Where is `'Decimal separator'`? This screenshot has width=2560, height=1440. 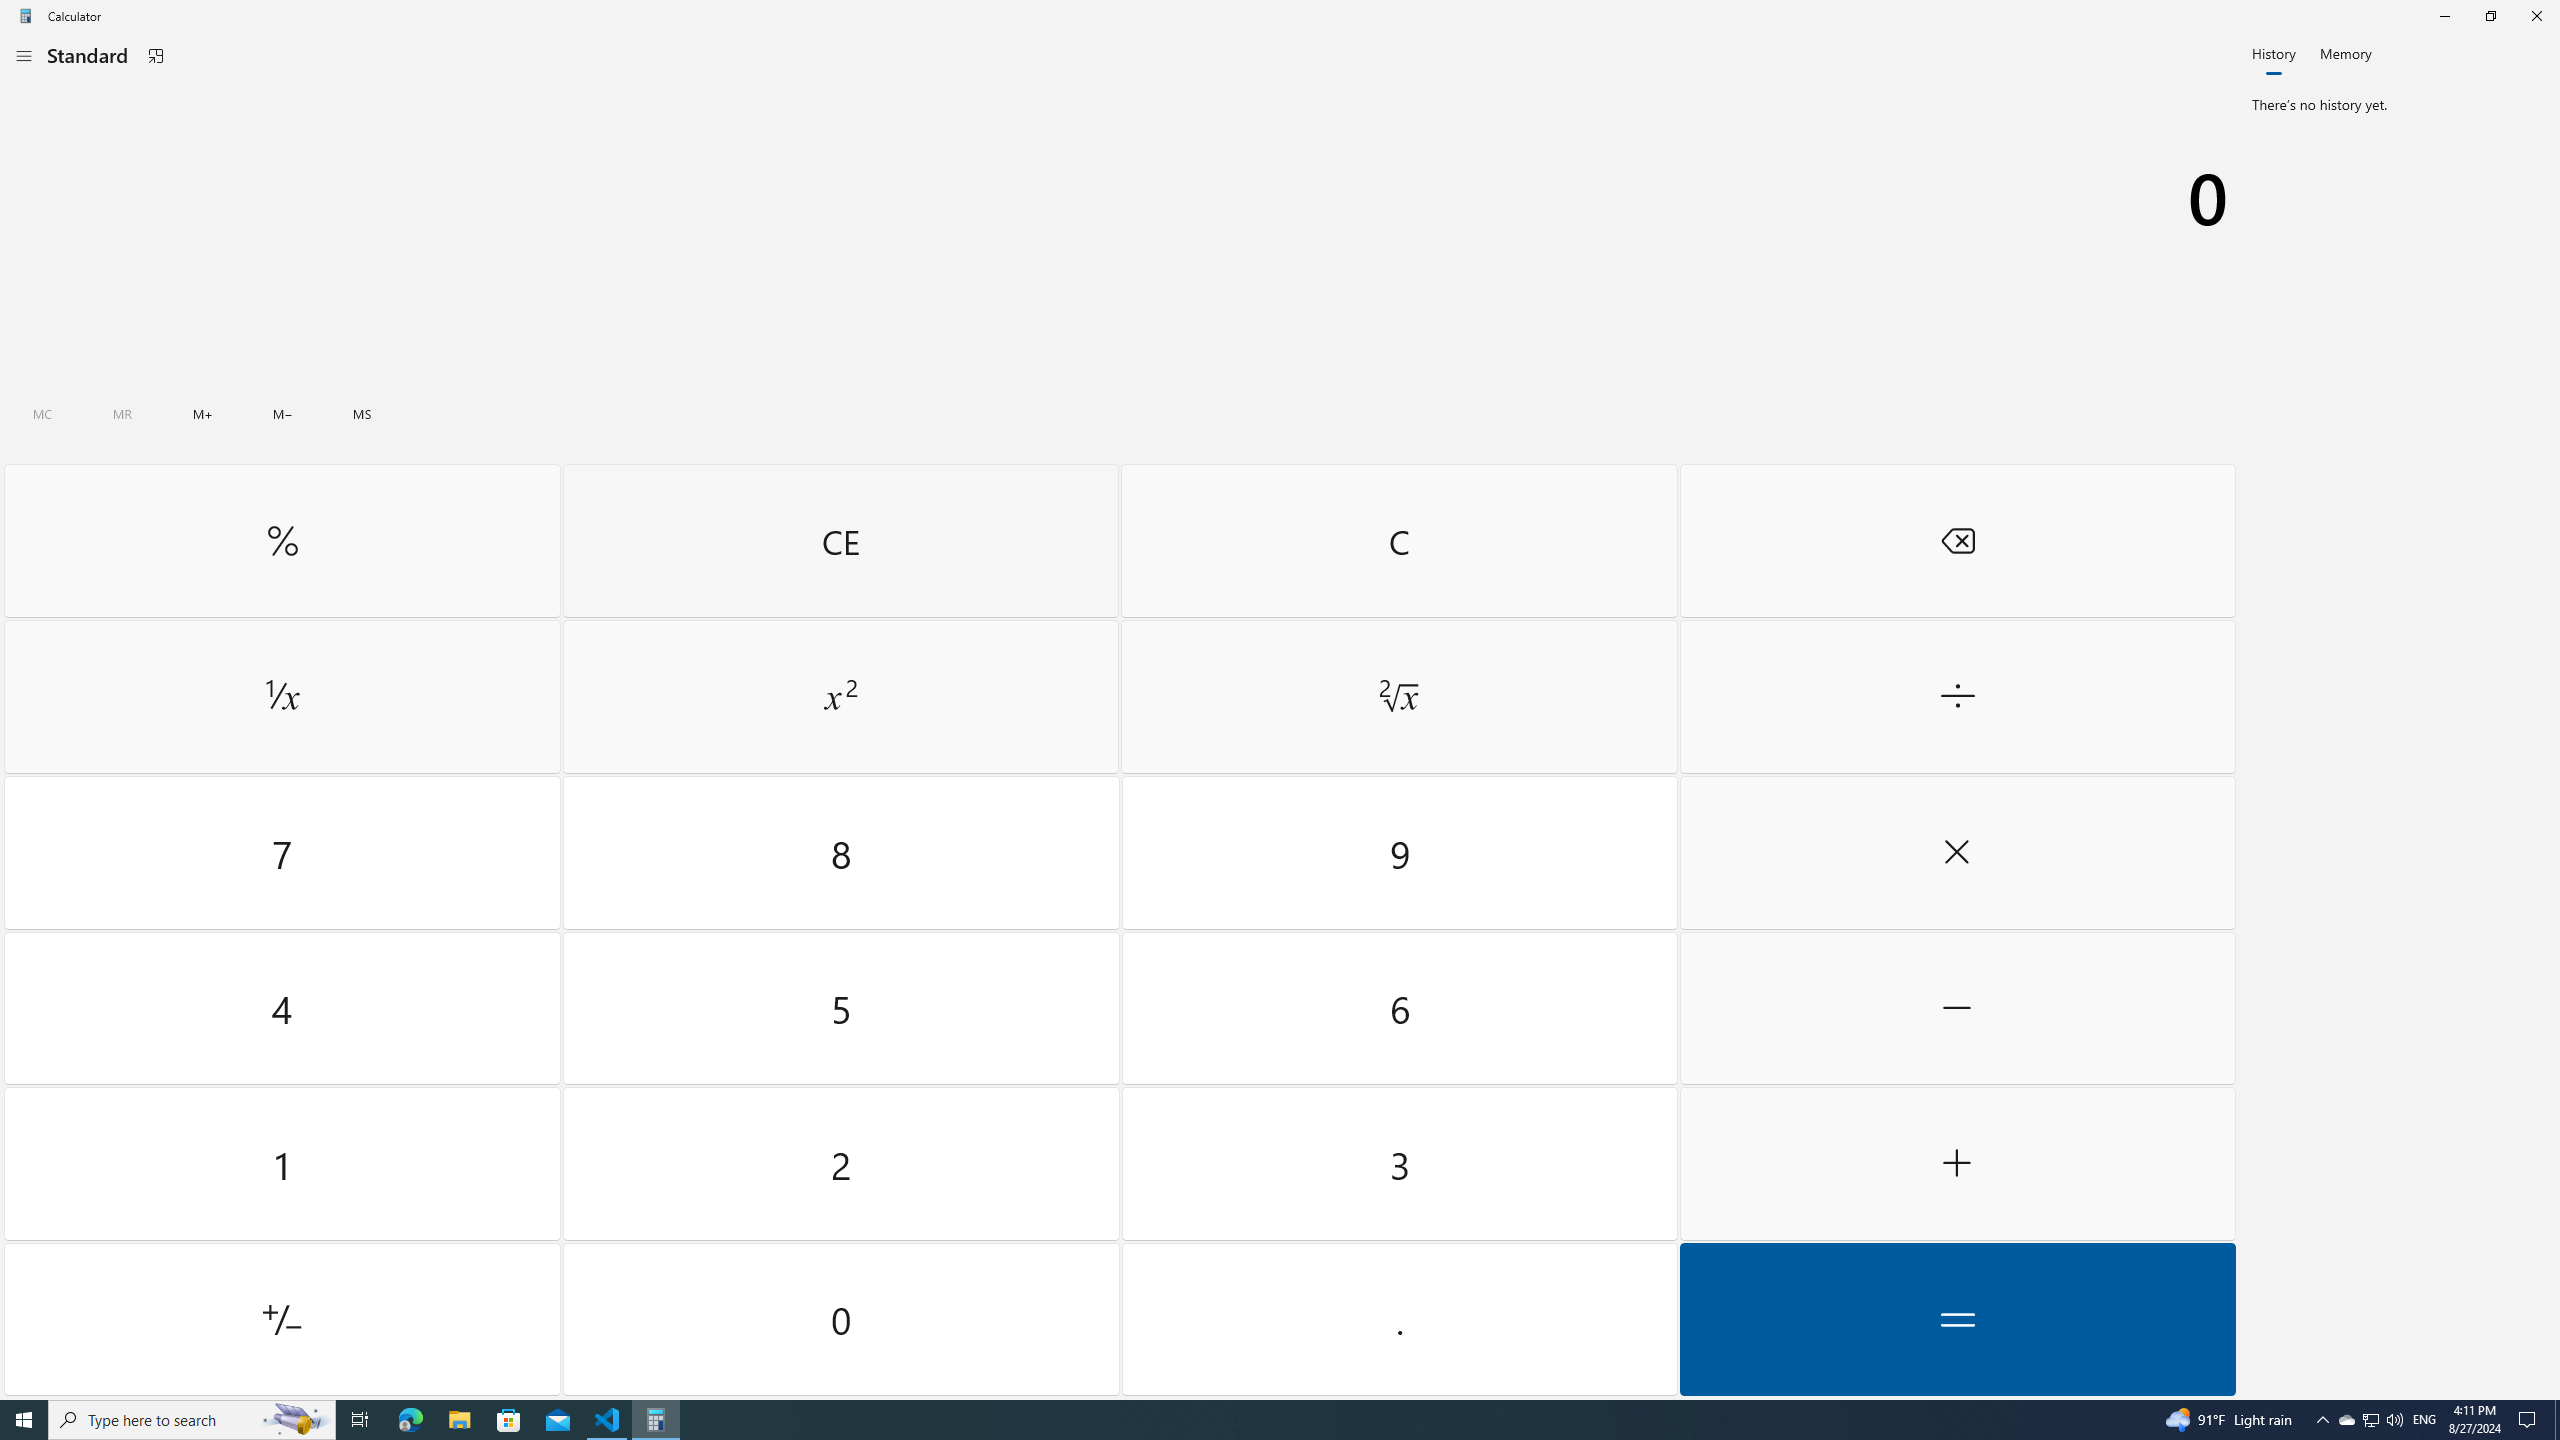 'Decimal separator' is located at coordinates (1398, 1318).